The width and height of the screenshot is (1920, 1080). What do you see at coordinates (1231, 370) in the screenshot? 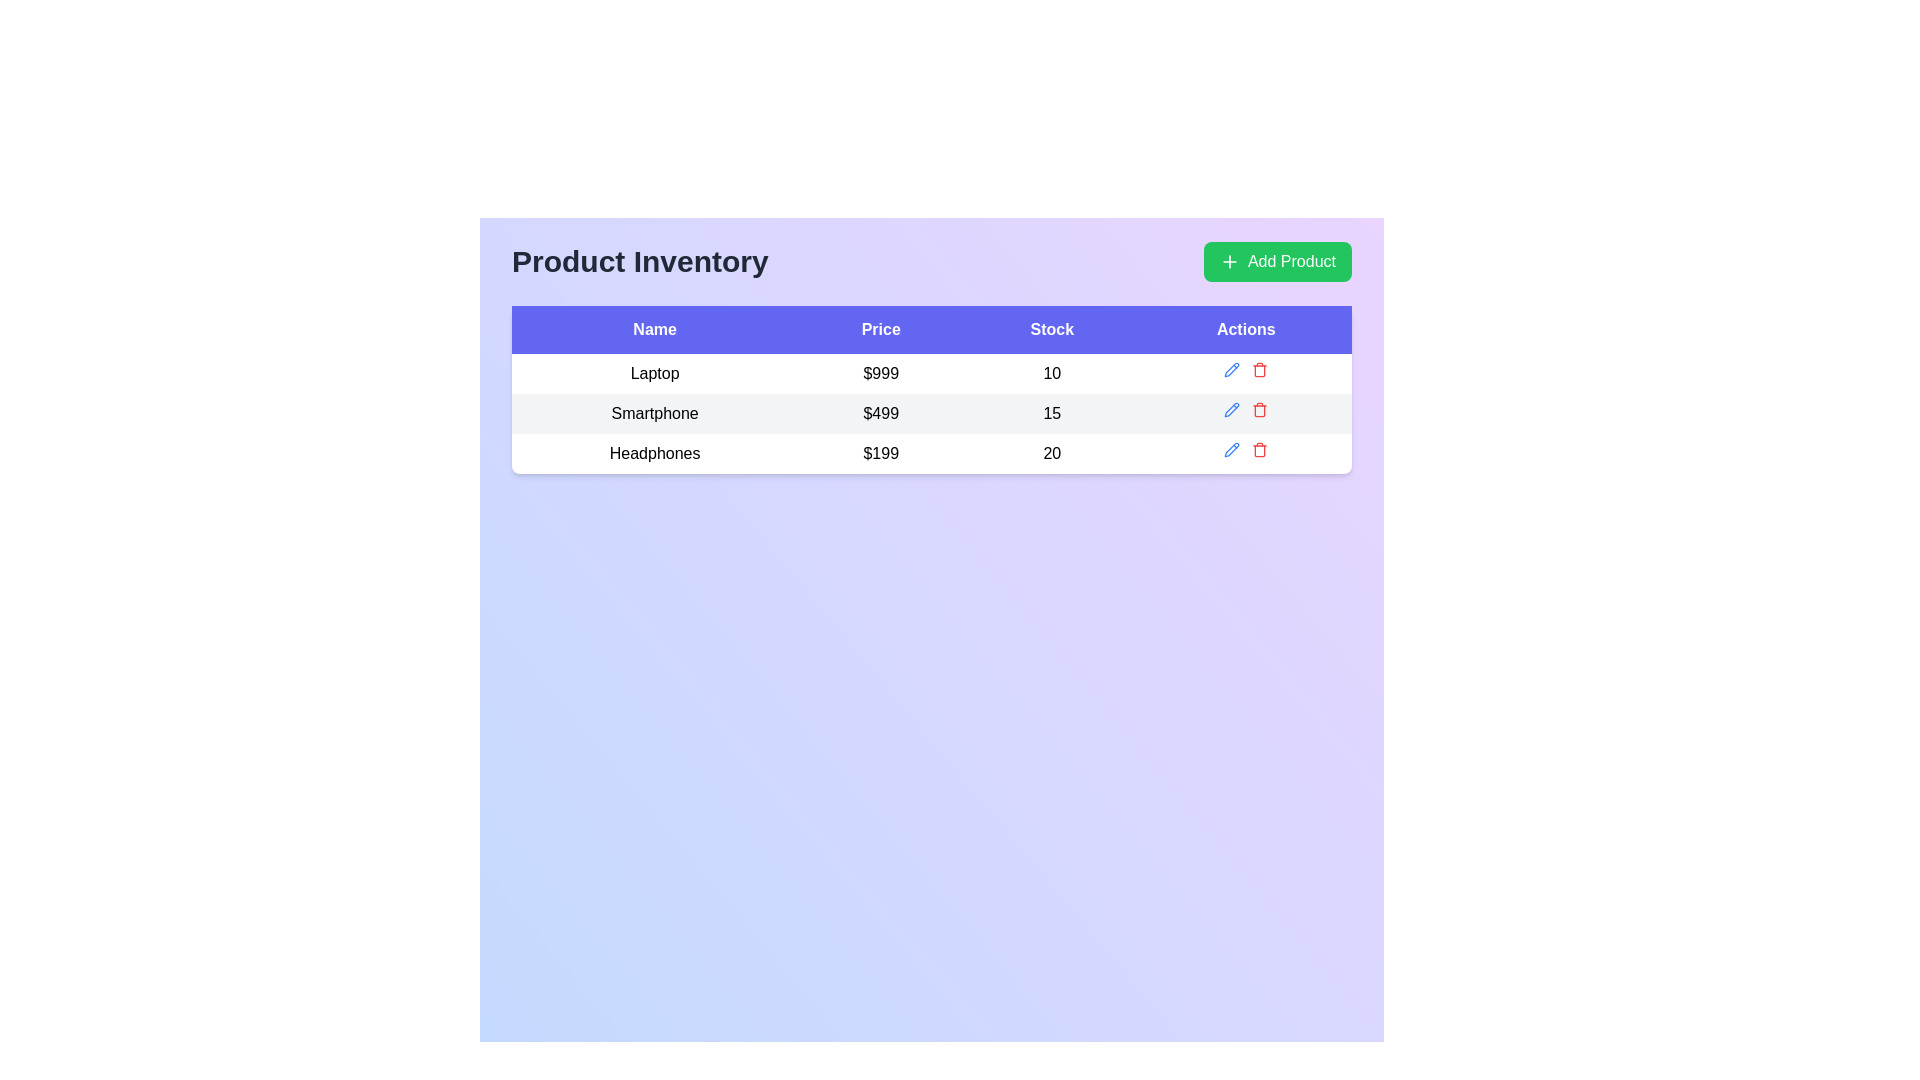
I see `the edit icon button located in the second row of the 'Actions' column, aligned with the 'Smartphone' product entry` at bounding box center [1231, 370].